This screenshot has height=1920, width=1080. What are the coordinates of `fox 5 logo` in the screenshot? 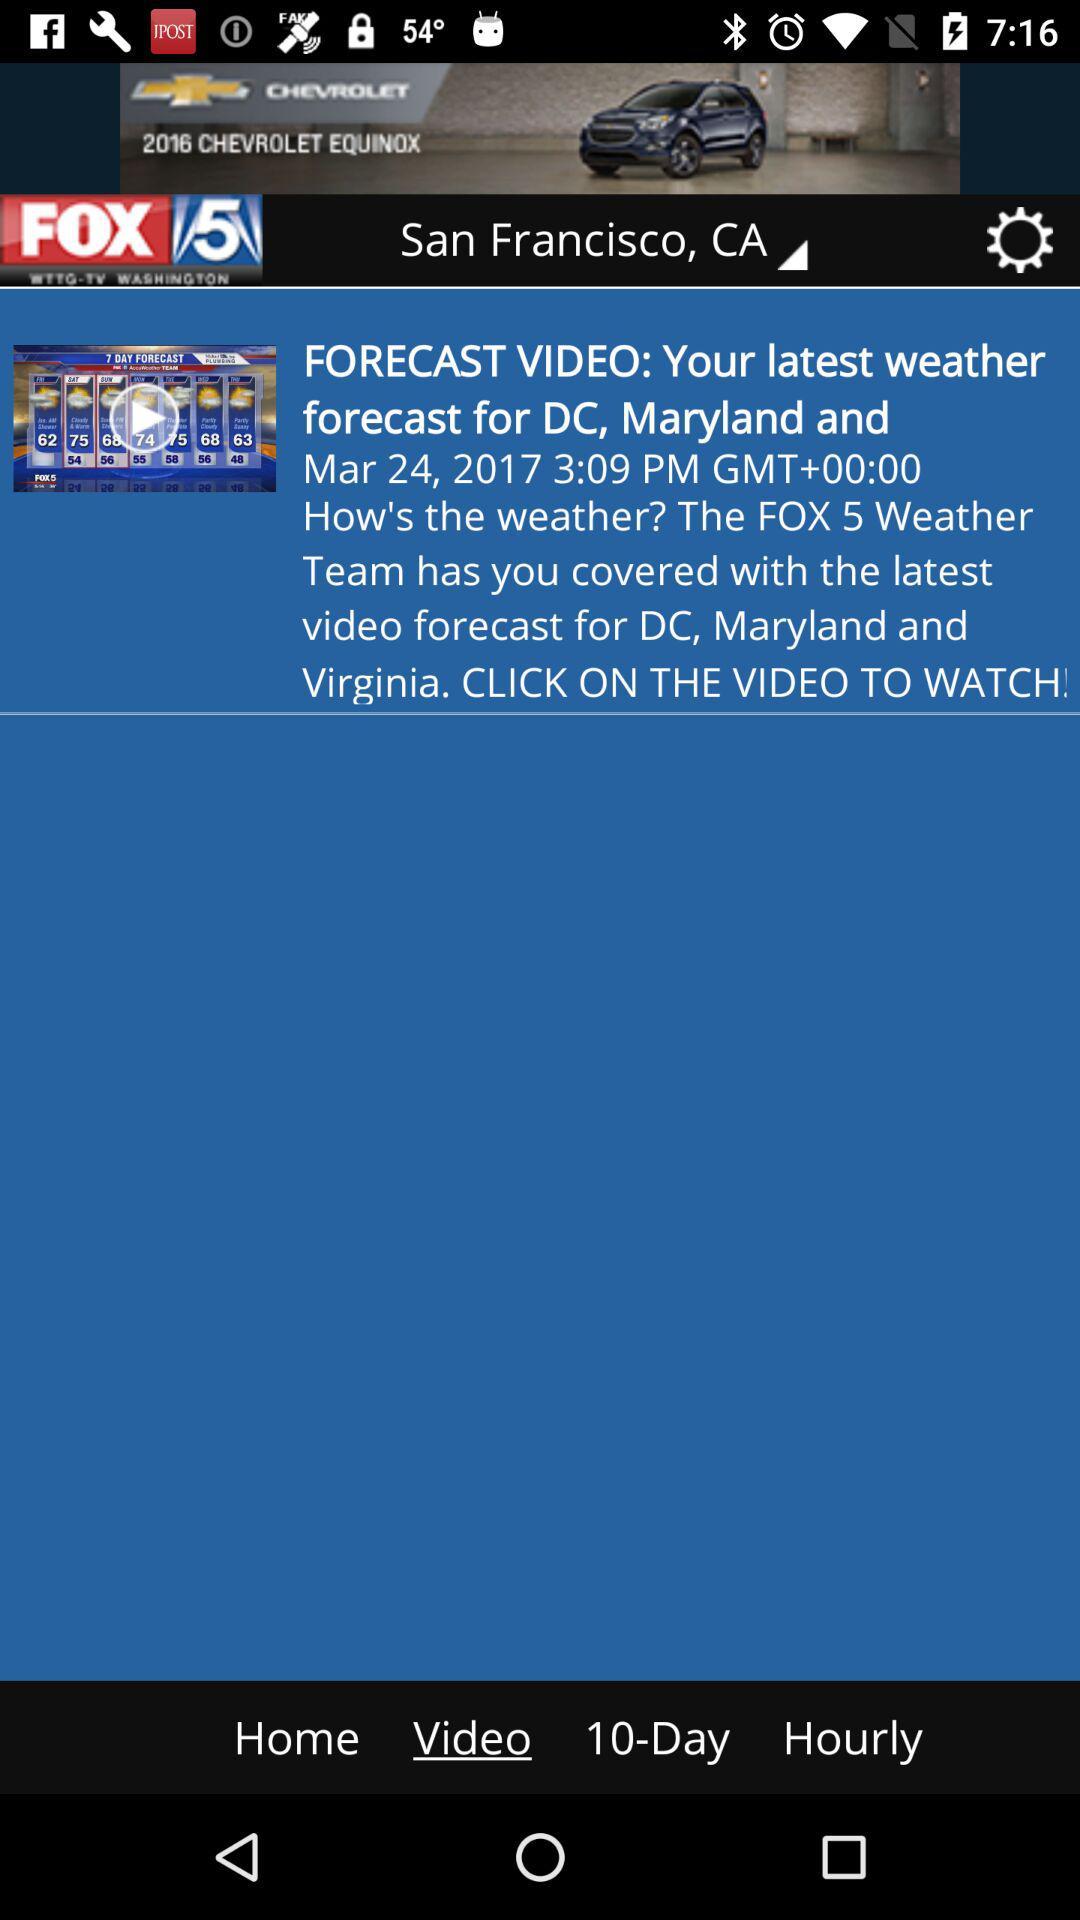 It's located at (131, 240).